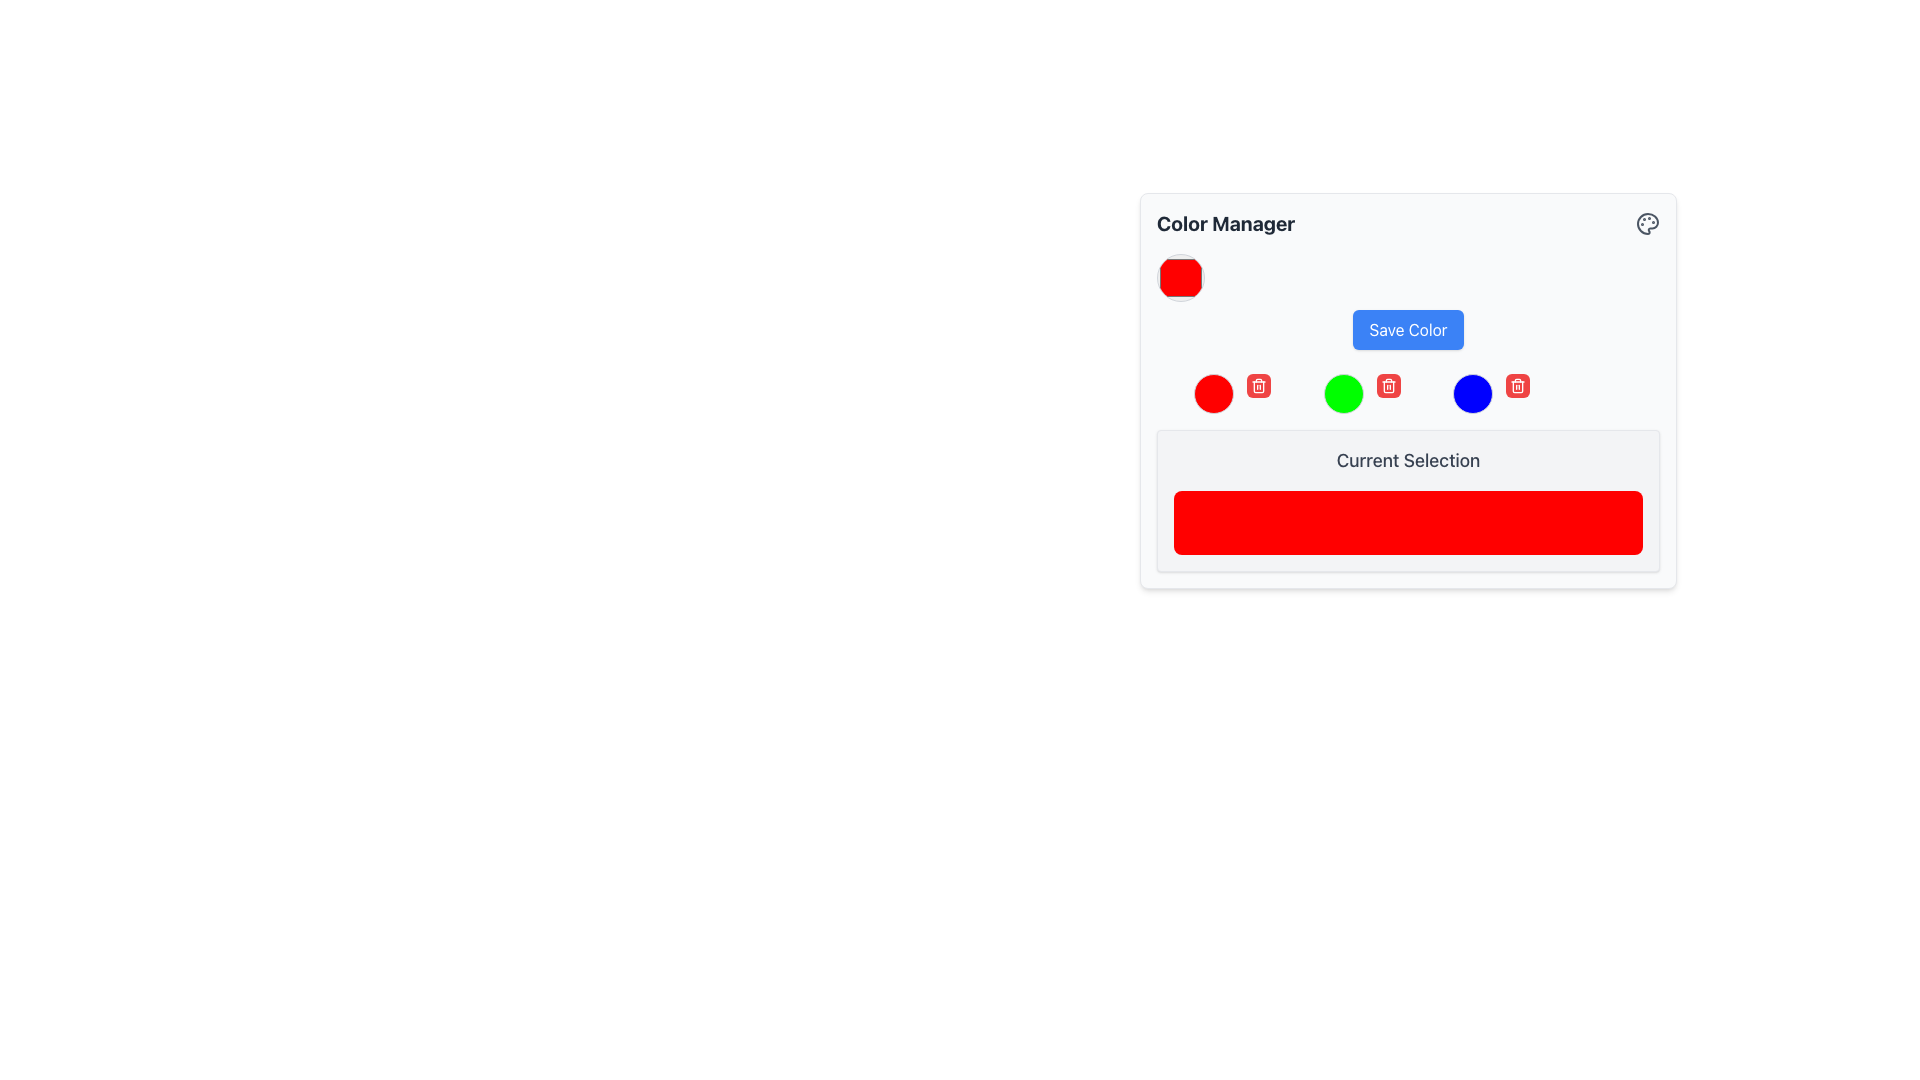  Describe the element at coordinates (1647, 223) in the screenshot. I see `the circular gray palette icon located in the header of the 'Color Manager' section` at that location.